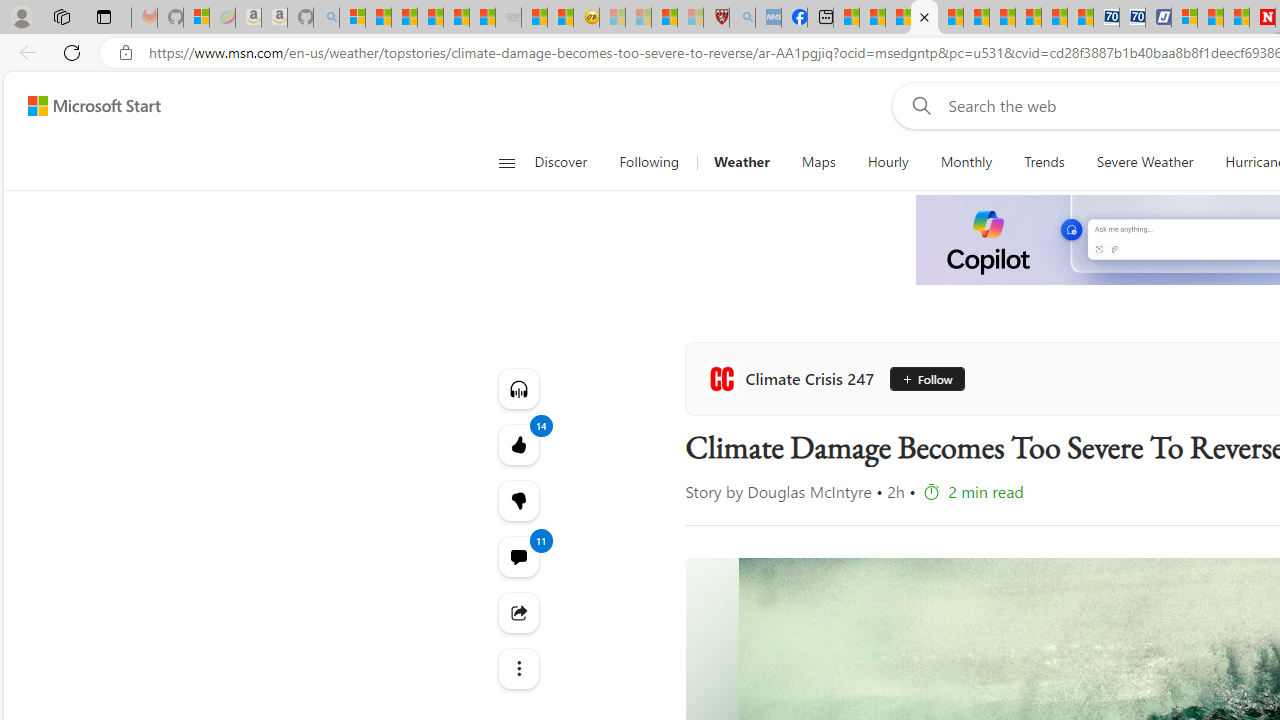  Describe the element at coordinates (1044, 162) in the screenshot. I see `'Trends'` at that location.